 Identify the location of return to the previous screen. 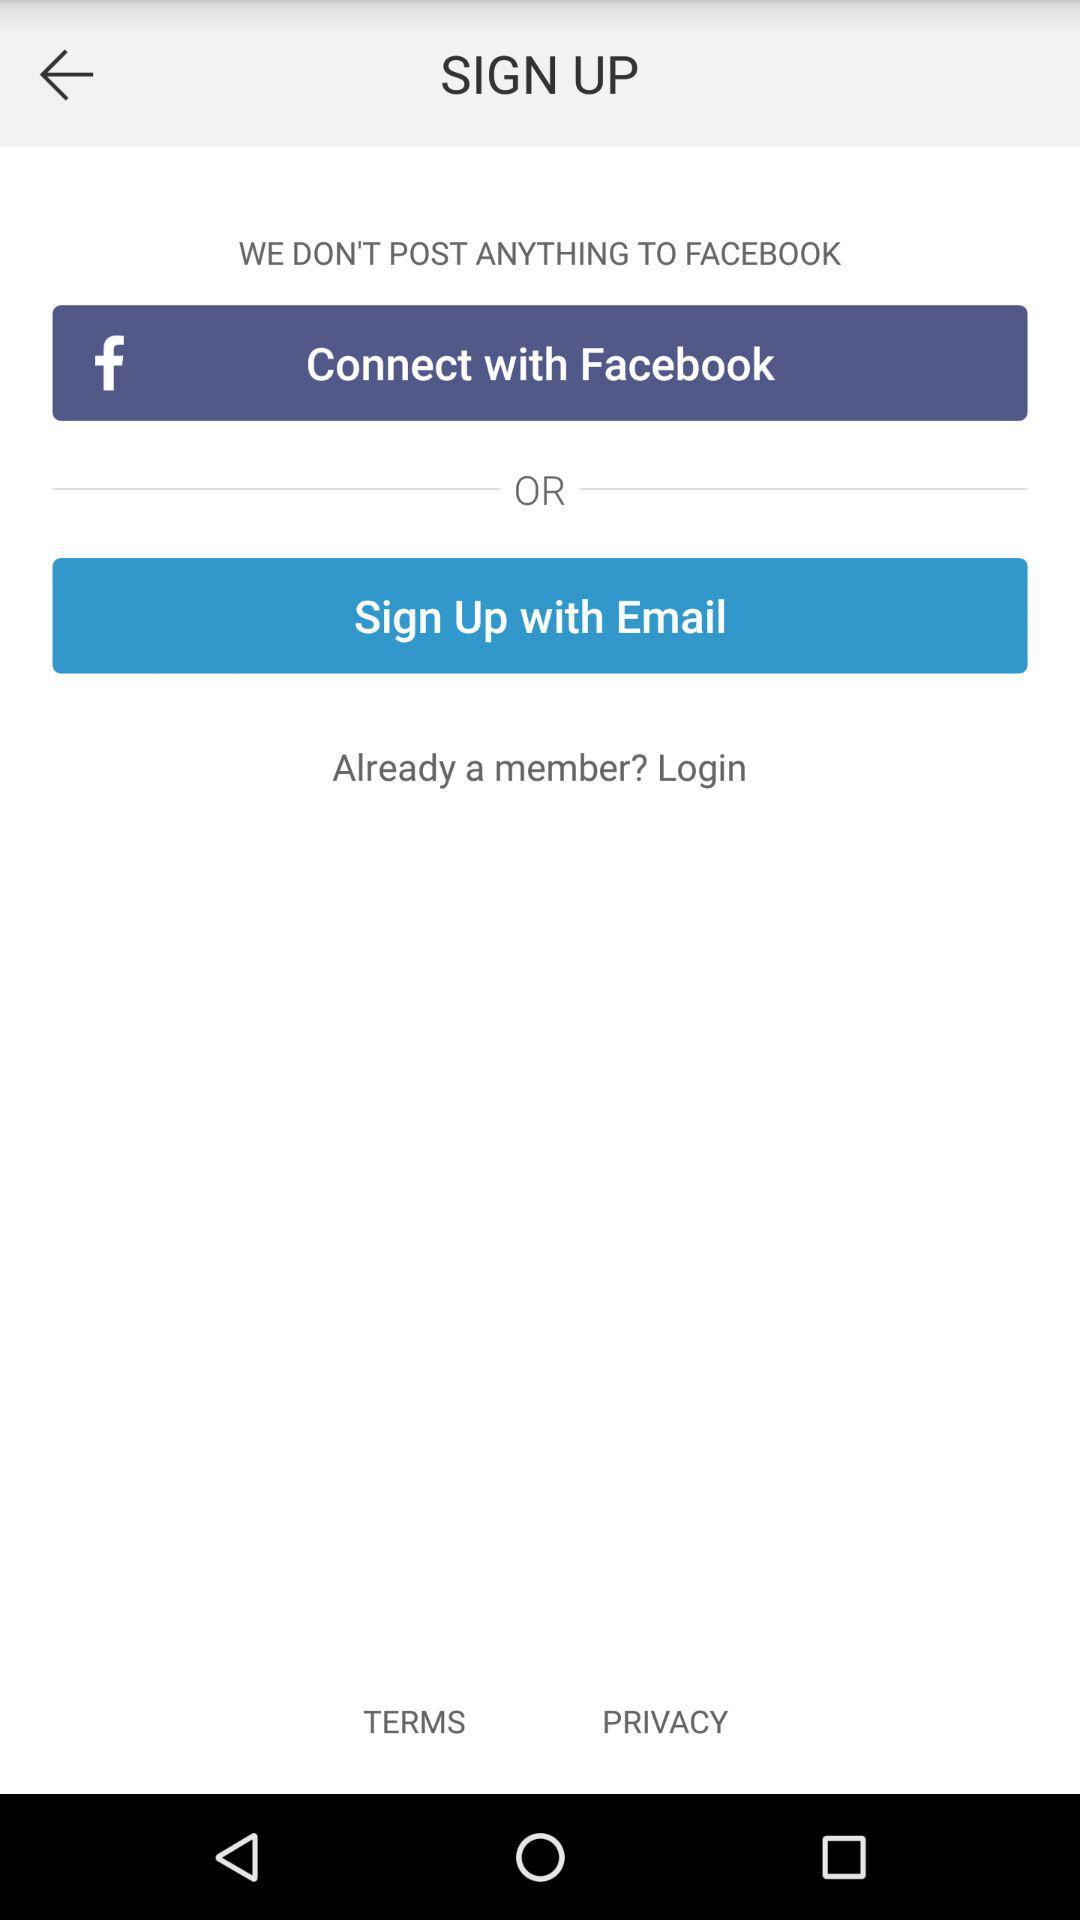
(64, 73).